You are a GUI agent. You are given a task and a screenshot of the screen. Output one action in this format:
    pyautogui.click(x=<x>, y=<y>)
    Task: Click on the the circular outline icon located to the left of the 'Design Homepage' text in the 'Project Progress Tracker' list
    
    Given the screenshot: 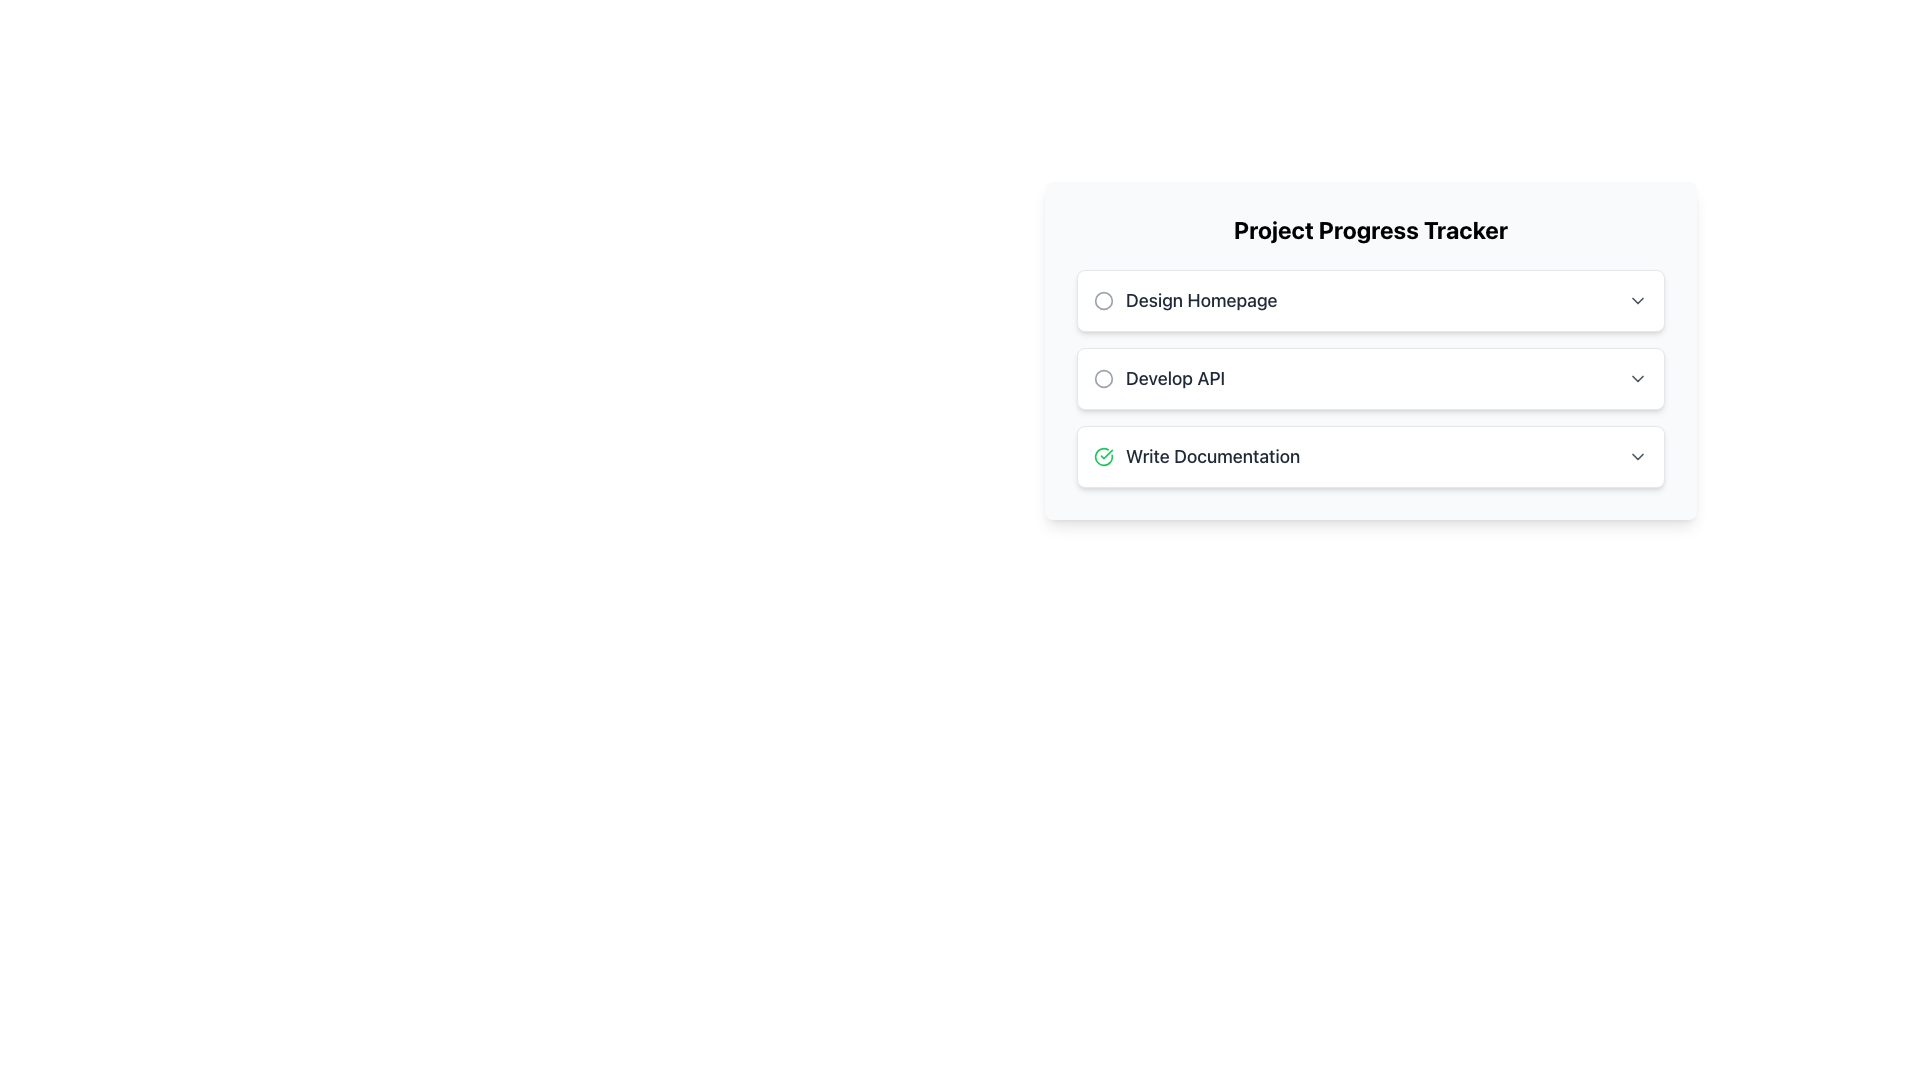 What is the action you would take?
    pyautogui.click(x=1103, y=300)
    